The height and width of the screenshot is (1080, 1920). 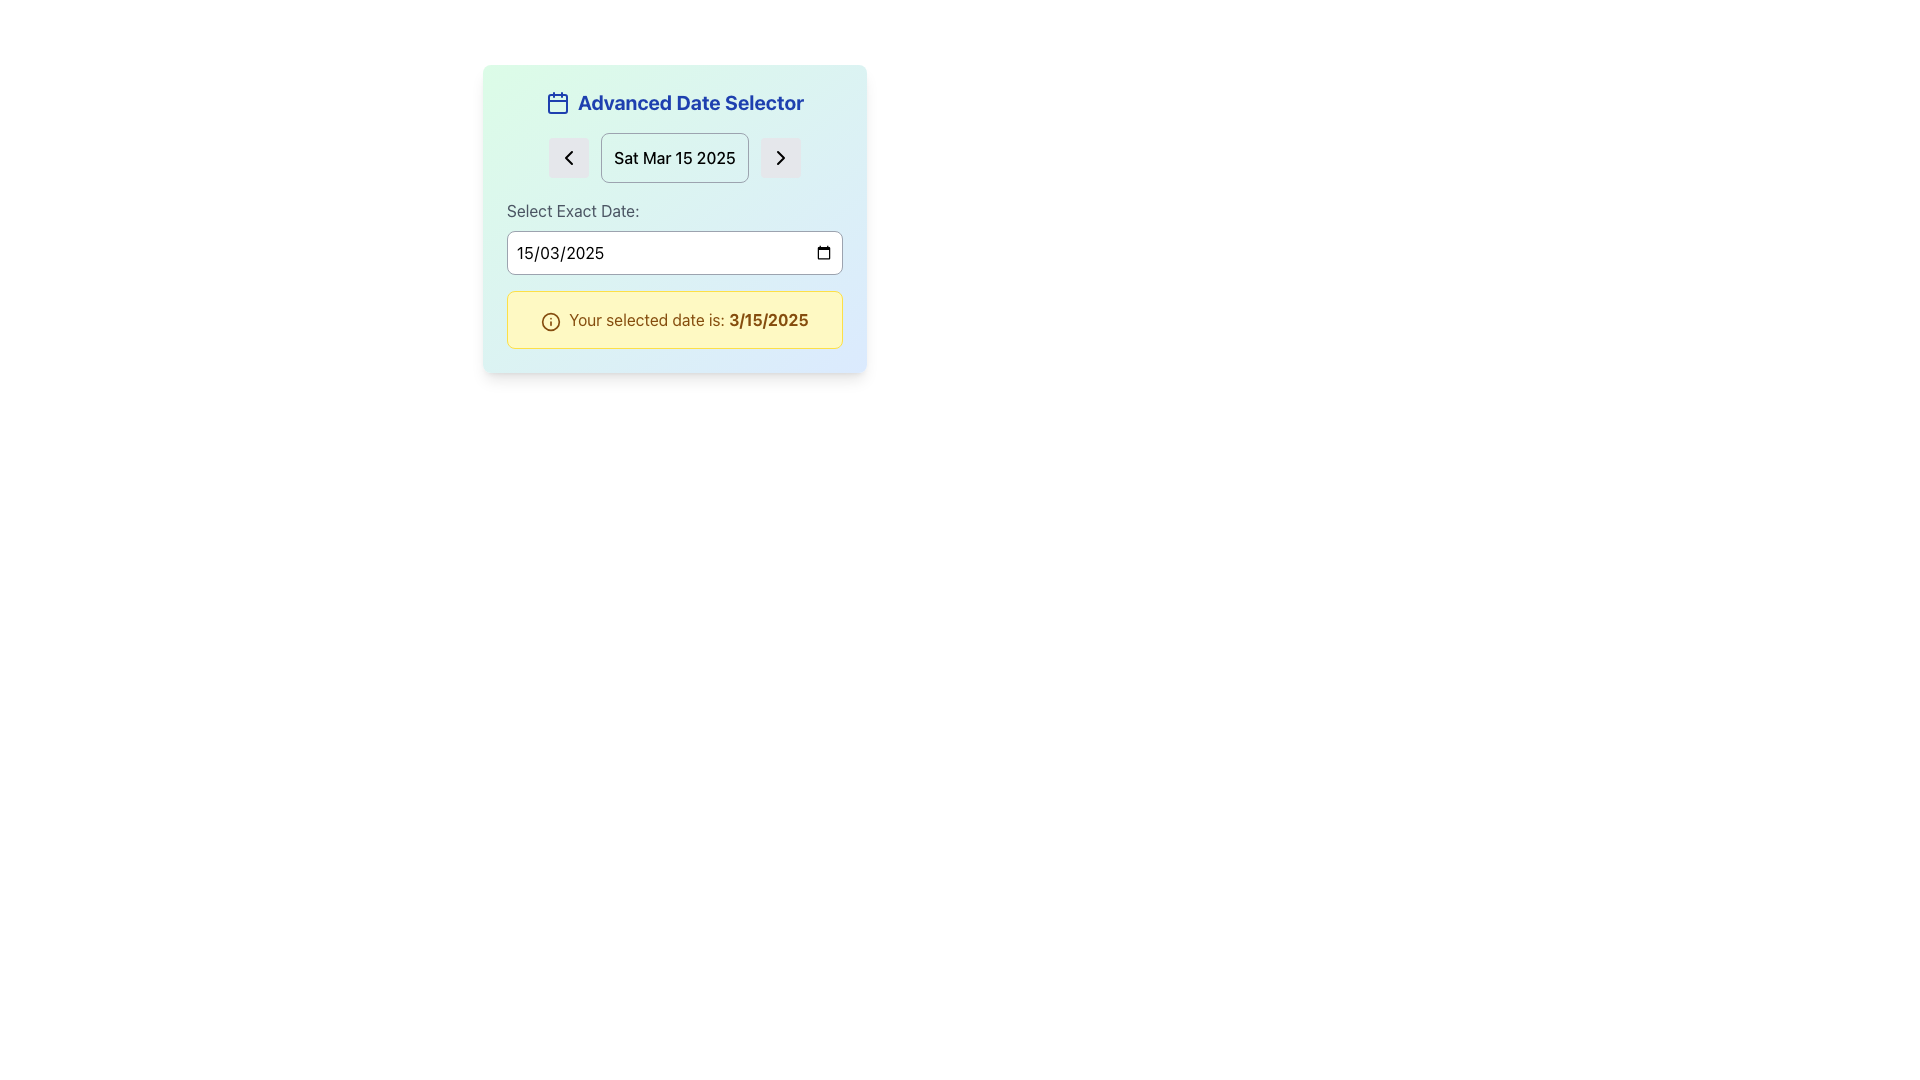 What do you see at coordinates (767, 319) in the screenshot?
I see `date displayed in the bold brown text '3/15/2025' located in the yellow-highlighted notification box` at bounding box center [767, 319].